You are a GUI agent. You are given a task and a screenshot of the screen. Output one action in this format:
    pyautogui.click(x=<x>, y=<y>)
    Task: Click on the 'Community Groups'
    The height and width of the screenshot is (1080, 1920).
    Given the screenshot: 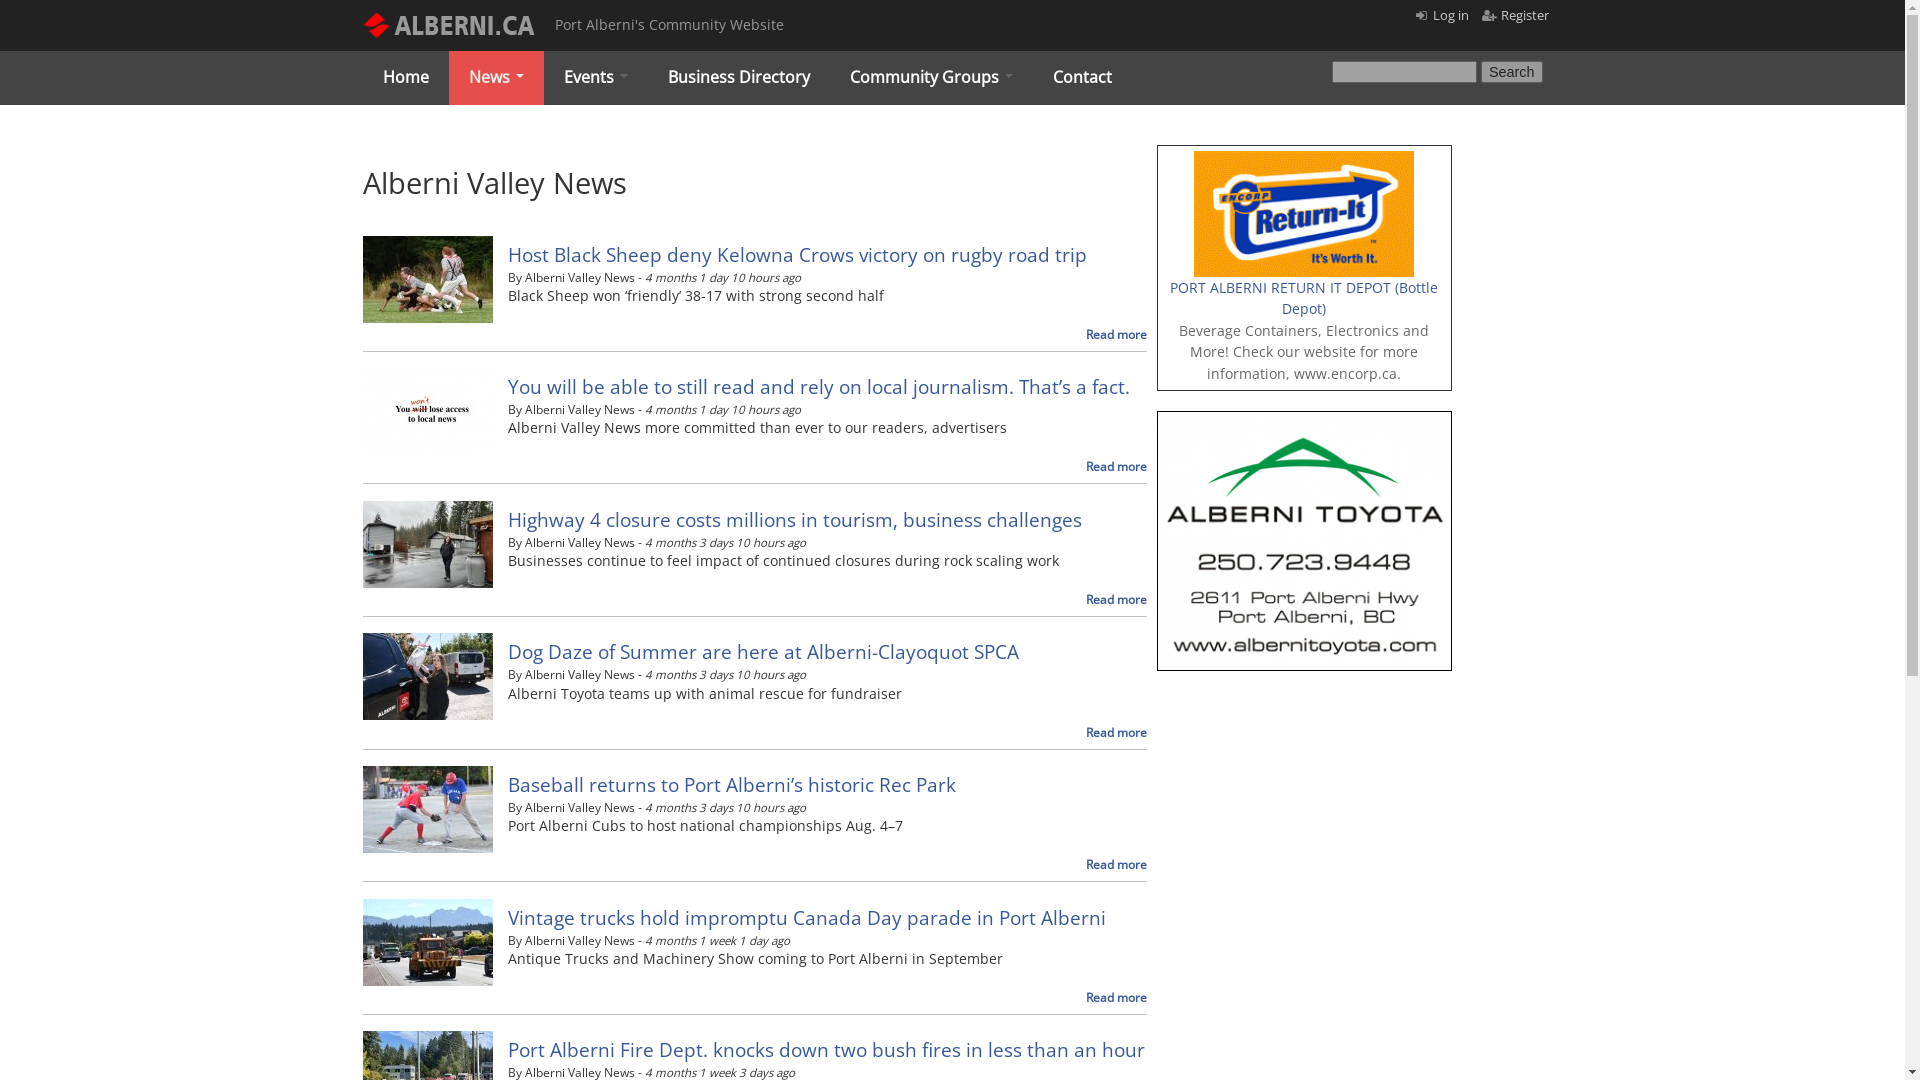 What is the action you would take?
    pyautogui.click(x=930, y=76)
    